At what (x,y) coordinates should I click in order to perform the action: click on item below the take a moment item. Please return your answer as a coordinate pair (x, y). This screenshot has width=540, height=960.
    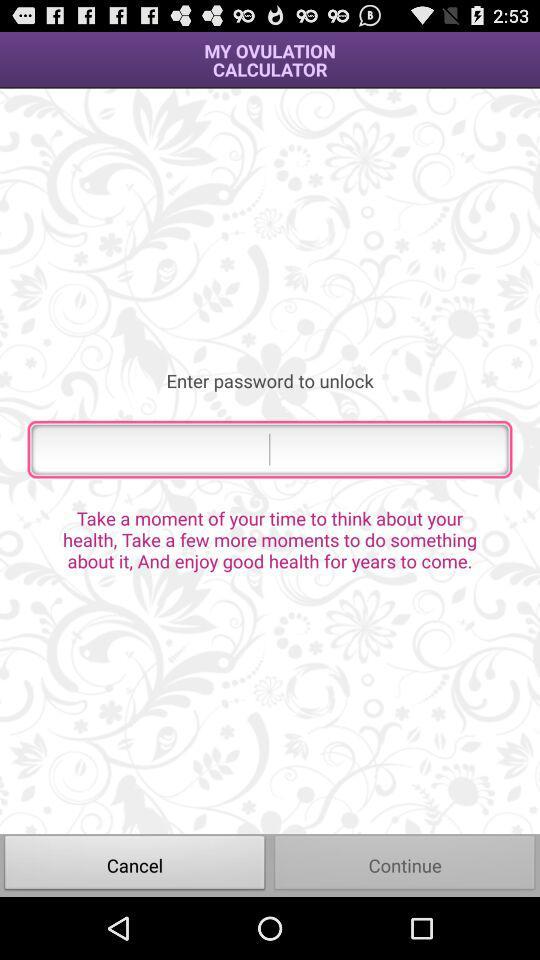
    Looking at the image, I should click on (405, 864).